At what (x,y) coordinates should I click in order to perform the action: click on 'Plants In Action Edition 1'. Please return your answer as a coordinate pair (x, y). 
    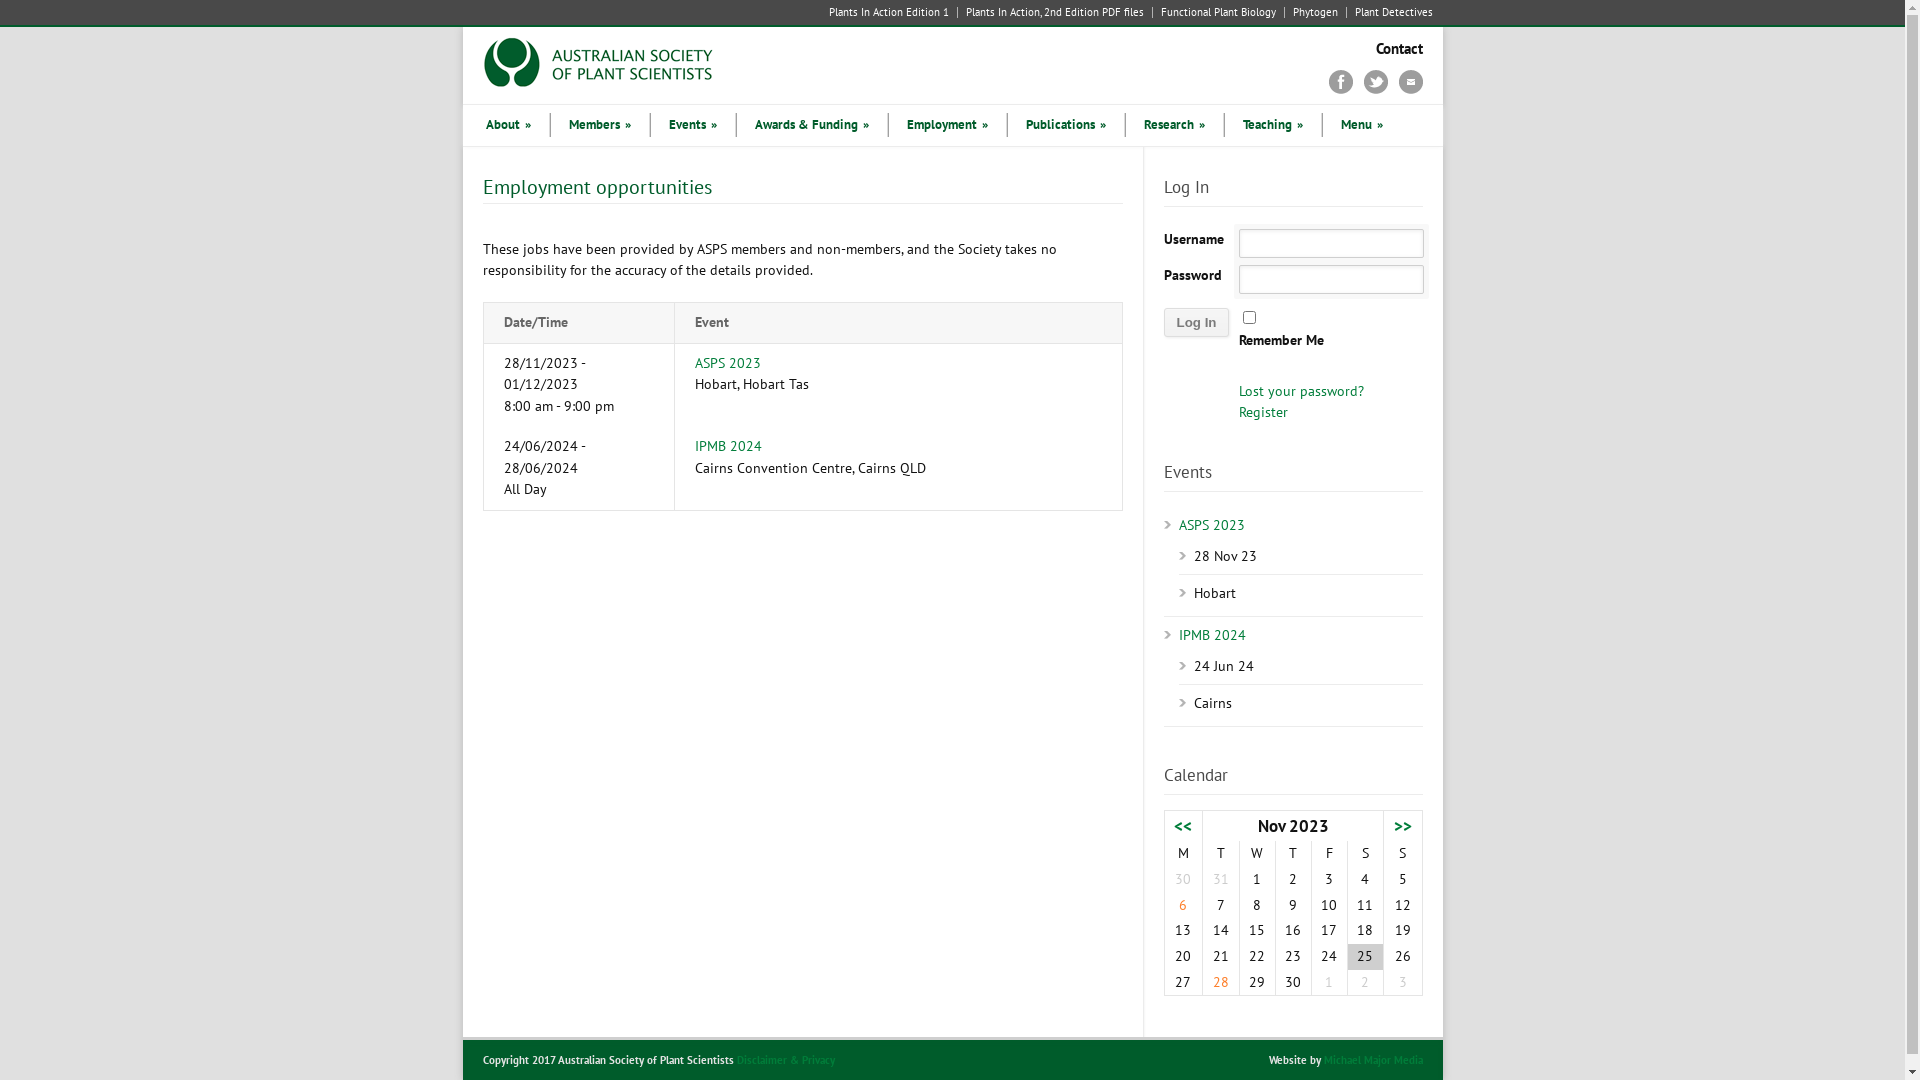
    Looking at the image, I should click on (891, 12).